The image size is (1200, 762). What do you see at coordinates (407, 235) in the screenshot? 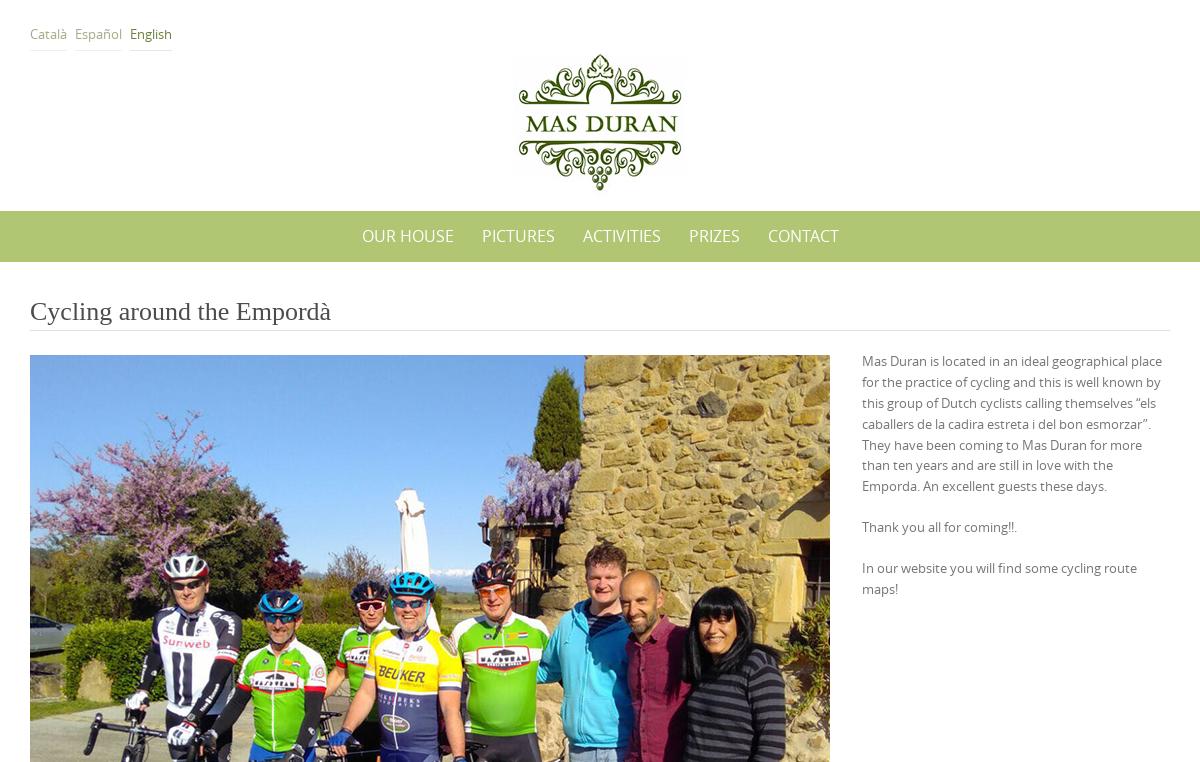
I see `'Our house'` at bounding box center [407, 235].